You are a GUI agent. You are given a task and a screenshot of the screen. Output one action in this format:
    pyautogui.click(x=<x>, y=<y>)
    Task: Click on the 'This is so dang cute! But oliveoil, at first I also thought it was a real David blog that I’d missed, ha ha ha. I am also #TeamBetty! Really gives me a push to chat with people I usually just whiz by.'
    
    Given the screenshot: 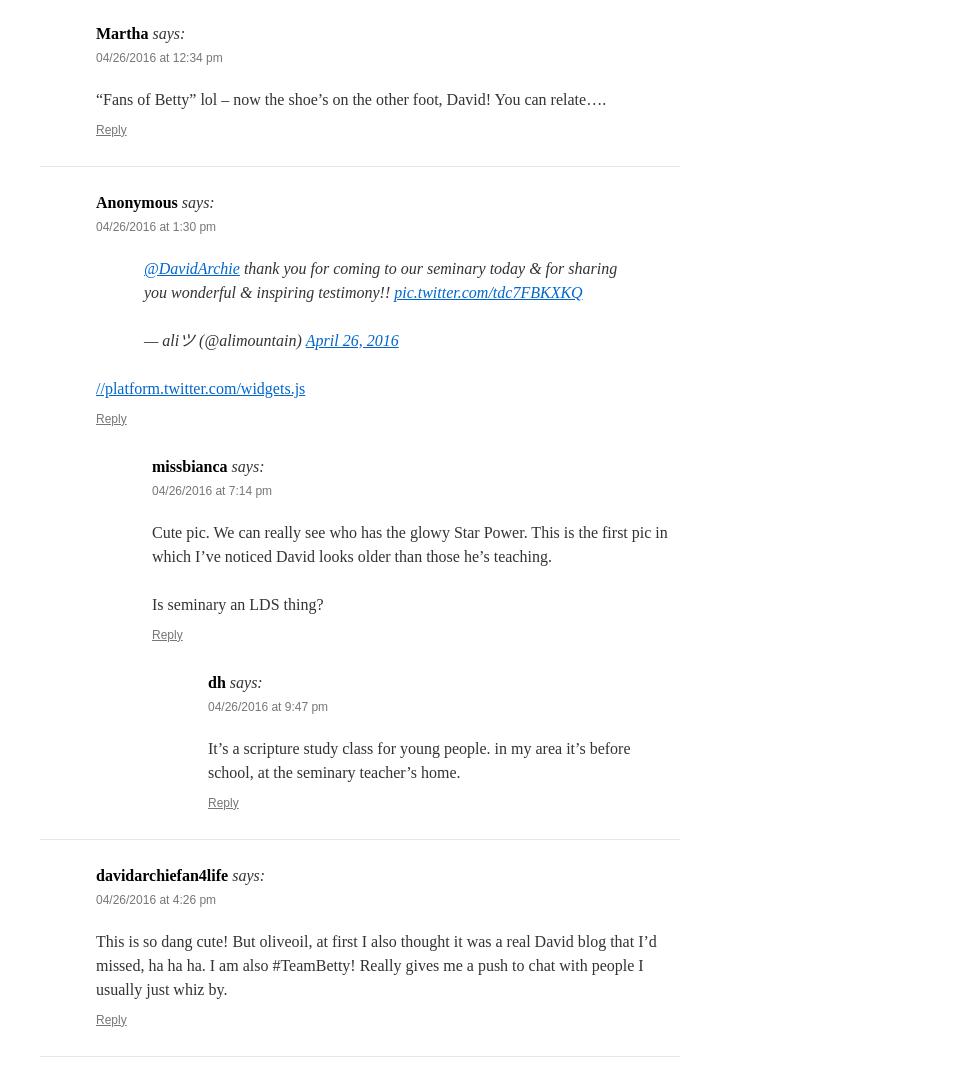 What is the action you would take?
    pyautogui.click(x=376, y=964)
    